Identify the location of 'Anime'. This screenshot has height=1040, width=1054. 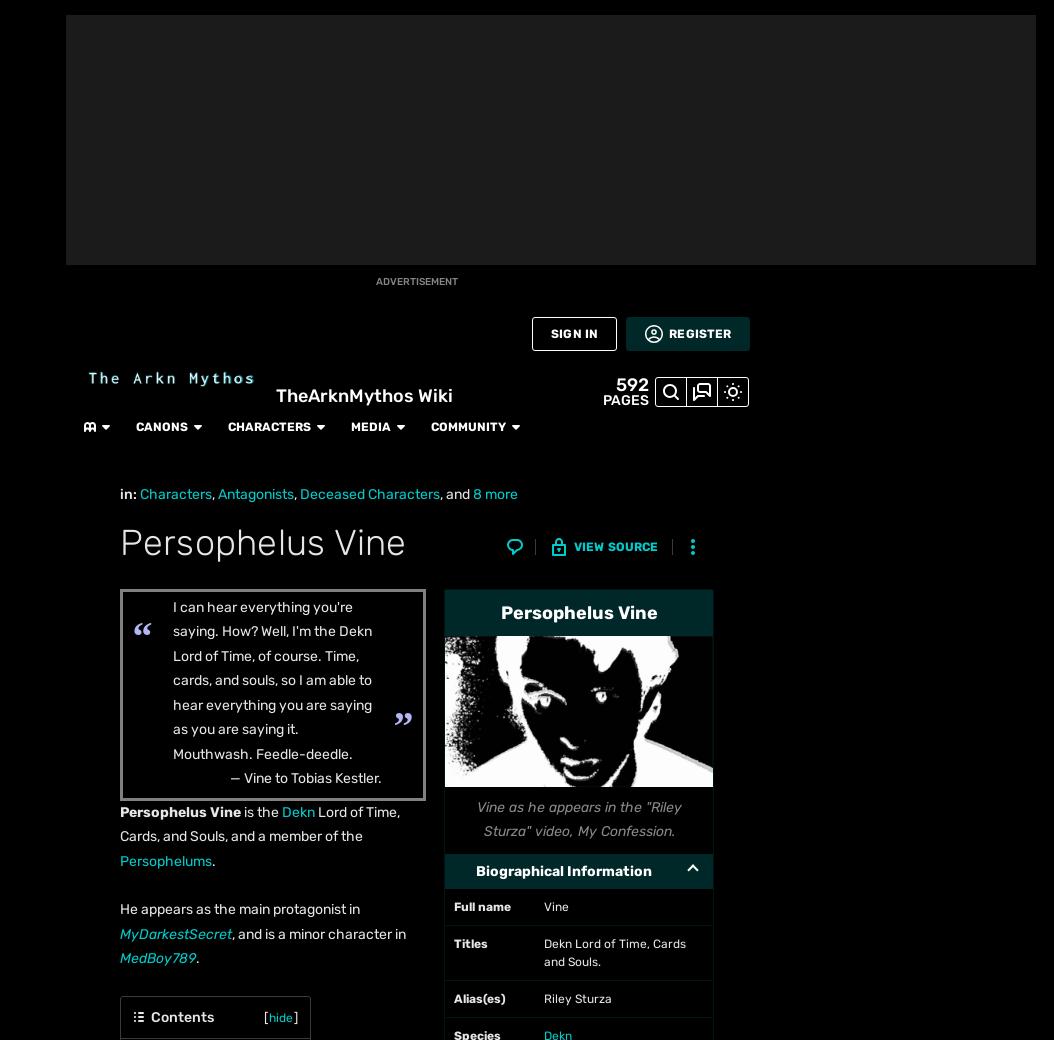
(32, 356).